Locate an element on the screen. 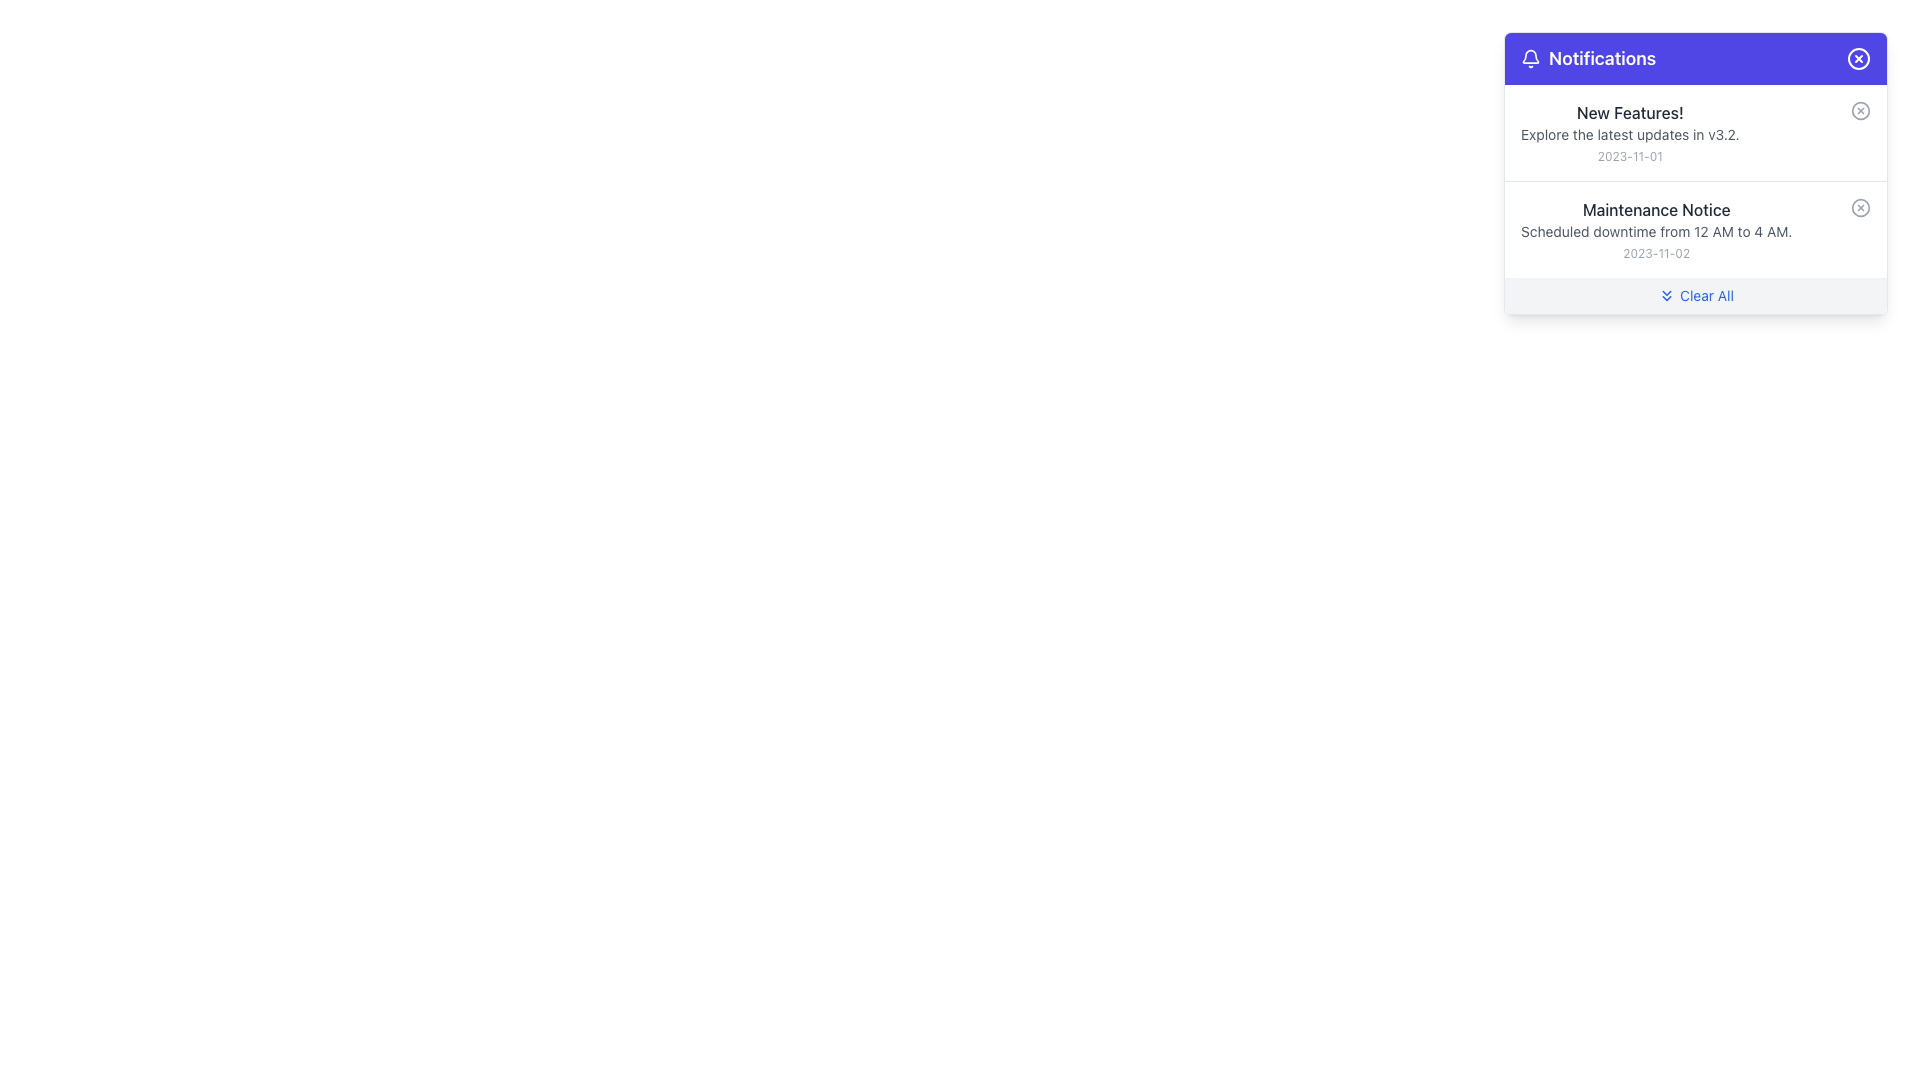  the text label that contains the message 'Scheduled downtime from 12 AM to 4 AM.' located in the second notification card under the 'Notifications' panel is located at coordinates (1656, 230).